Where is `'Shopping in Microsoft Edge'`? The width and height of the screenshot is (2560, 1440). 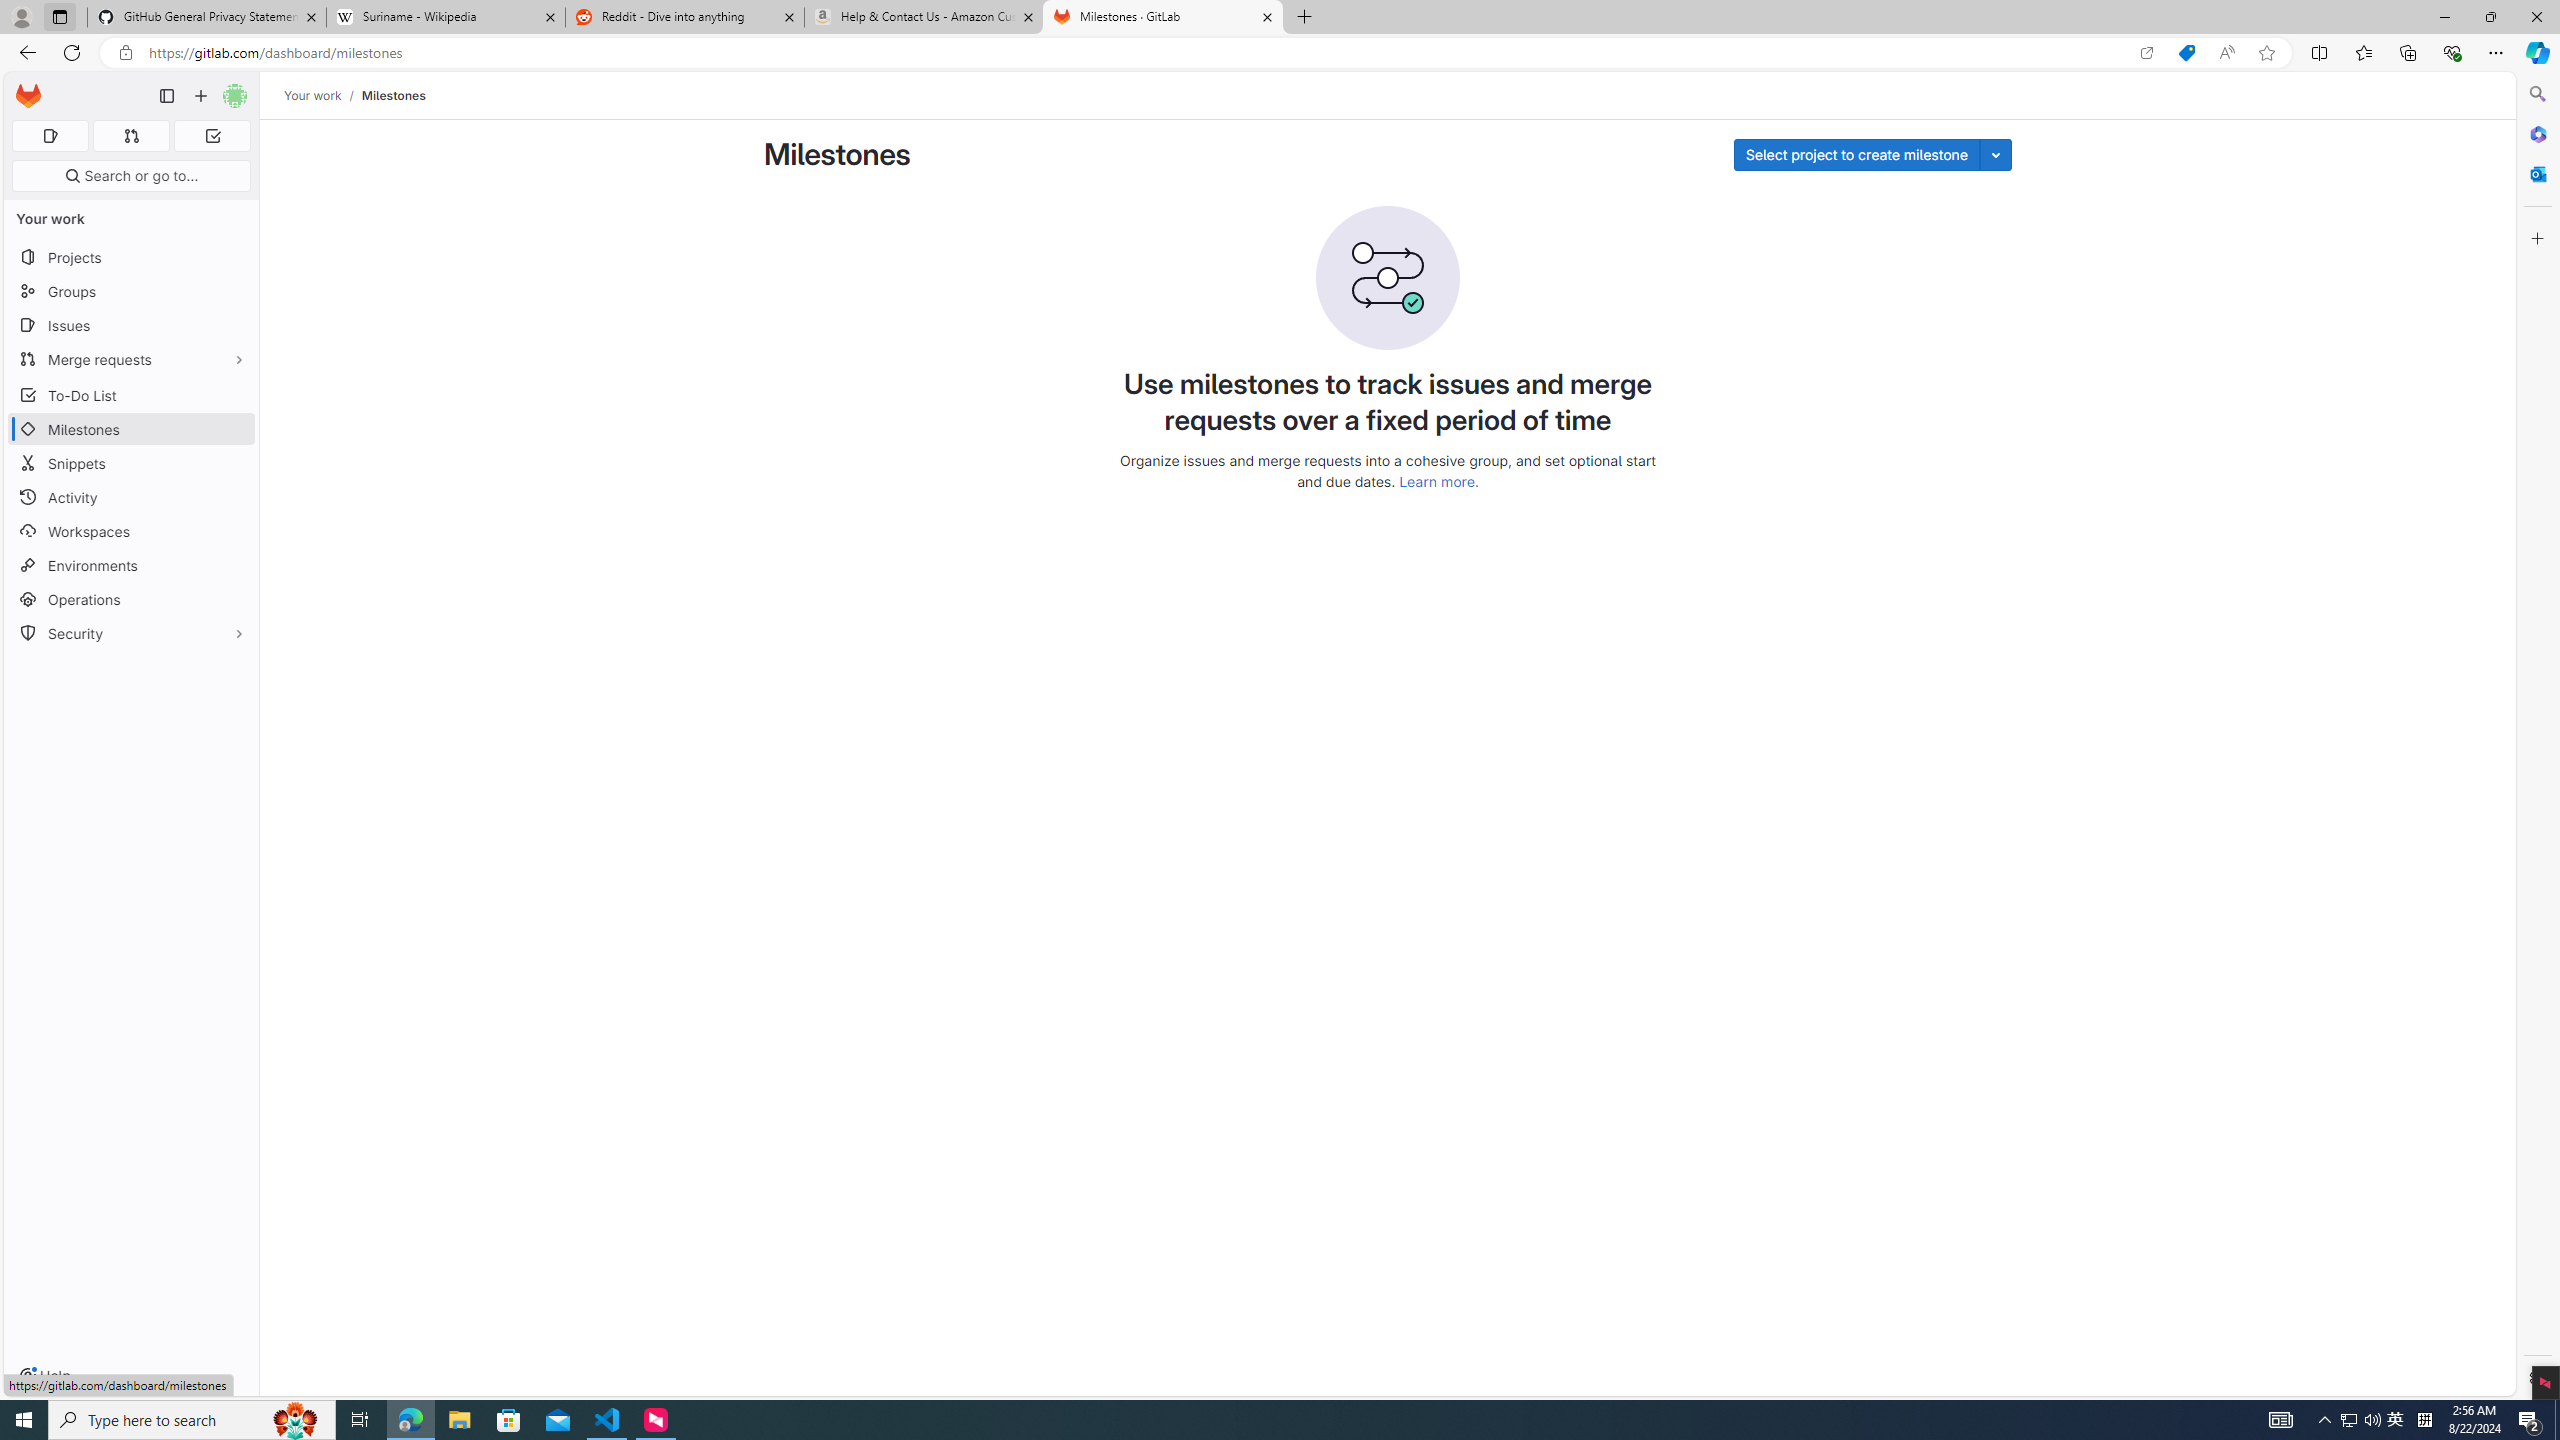 'Shopping in Microsoft Edge' is located at coordinates (2185, 53).